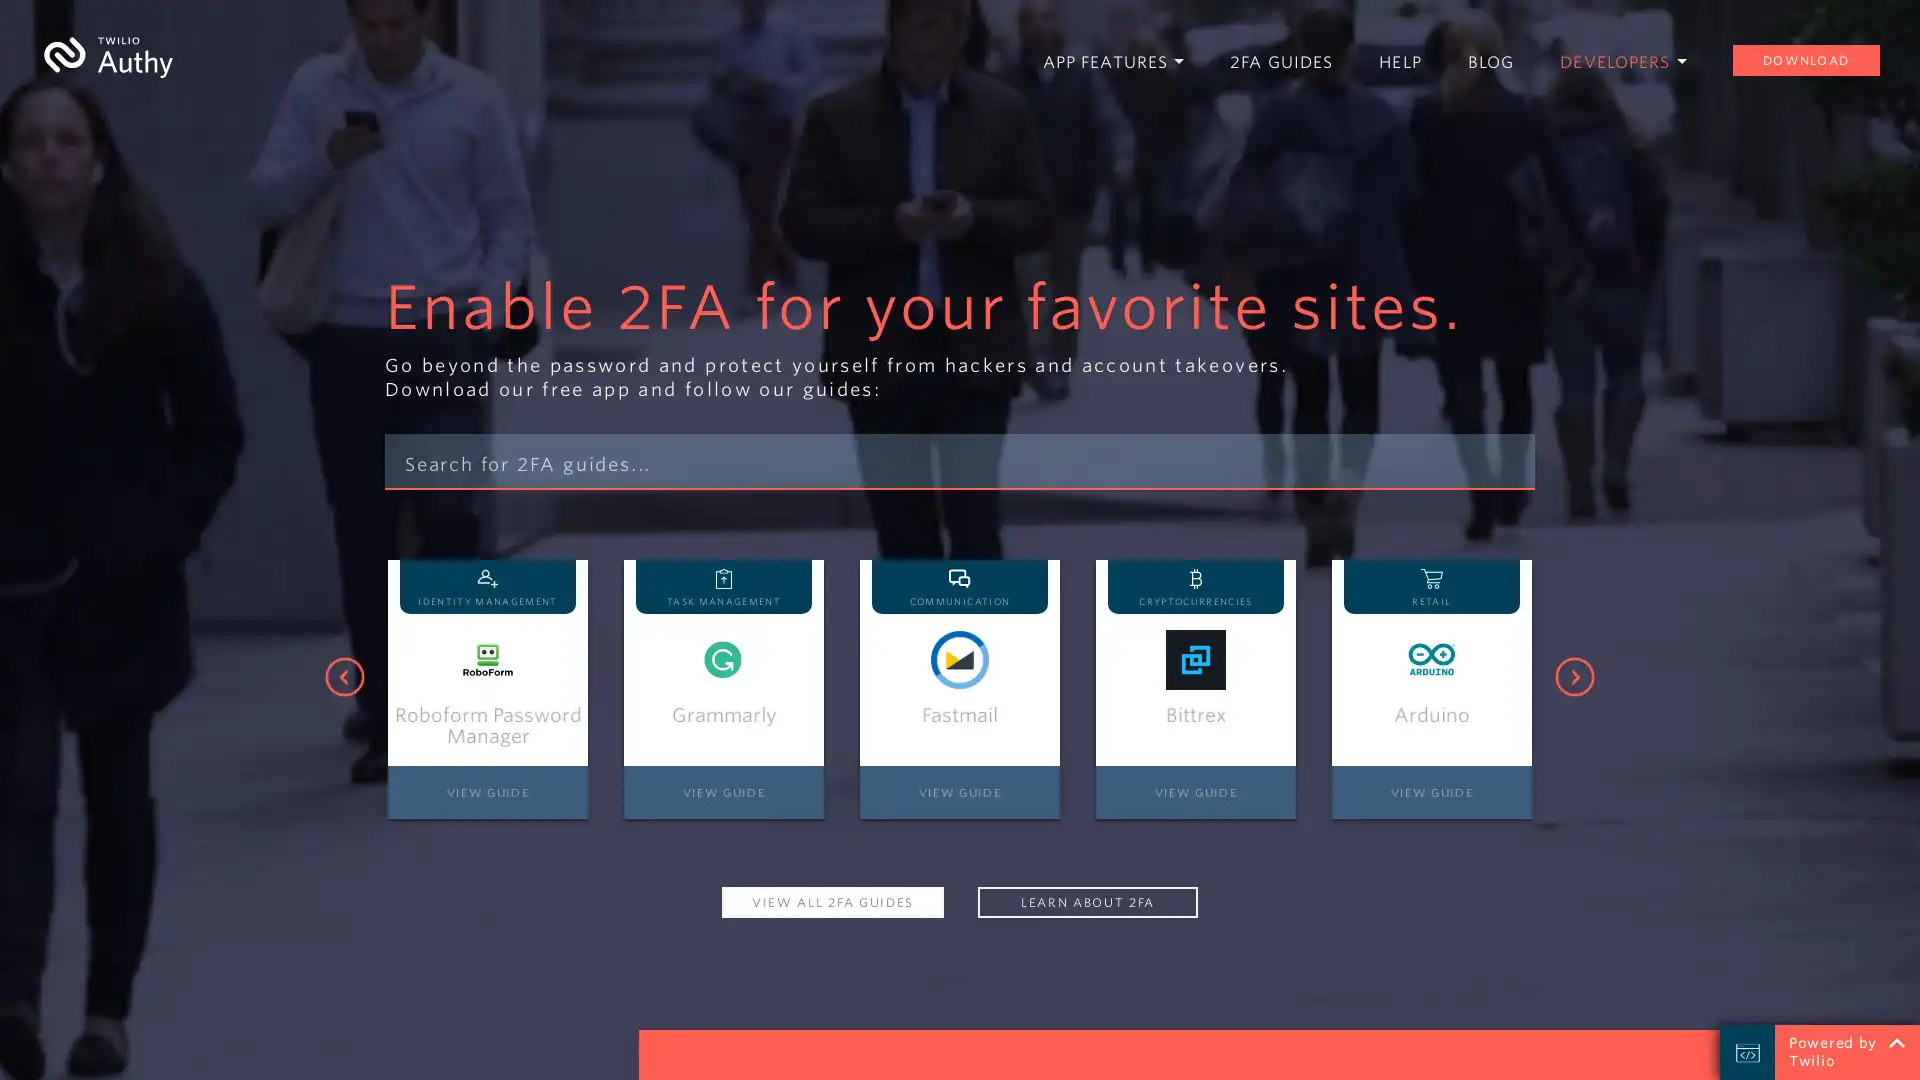 This screenshot has width=1920, height=1080. Describe the element at coordinates (1573, 676) in the screenshot. I see `Next` at that location.